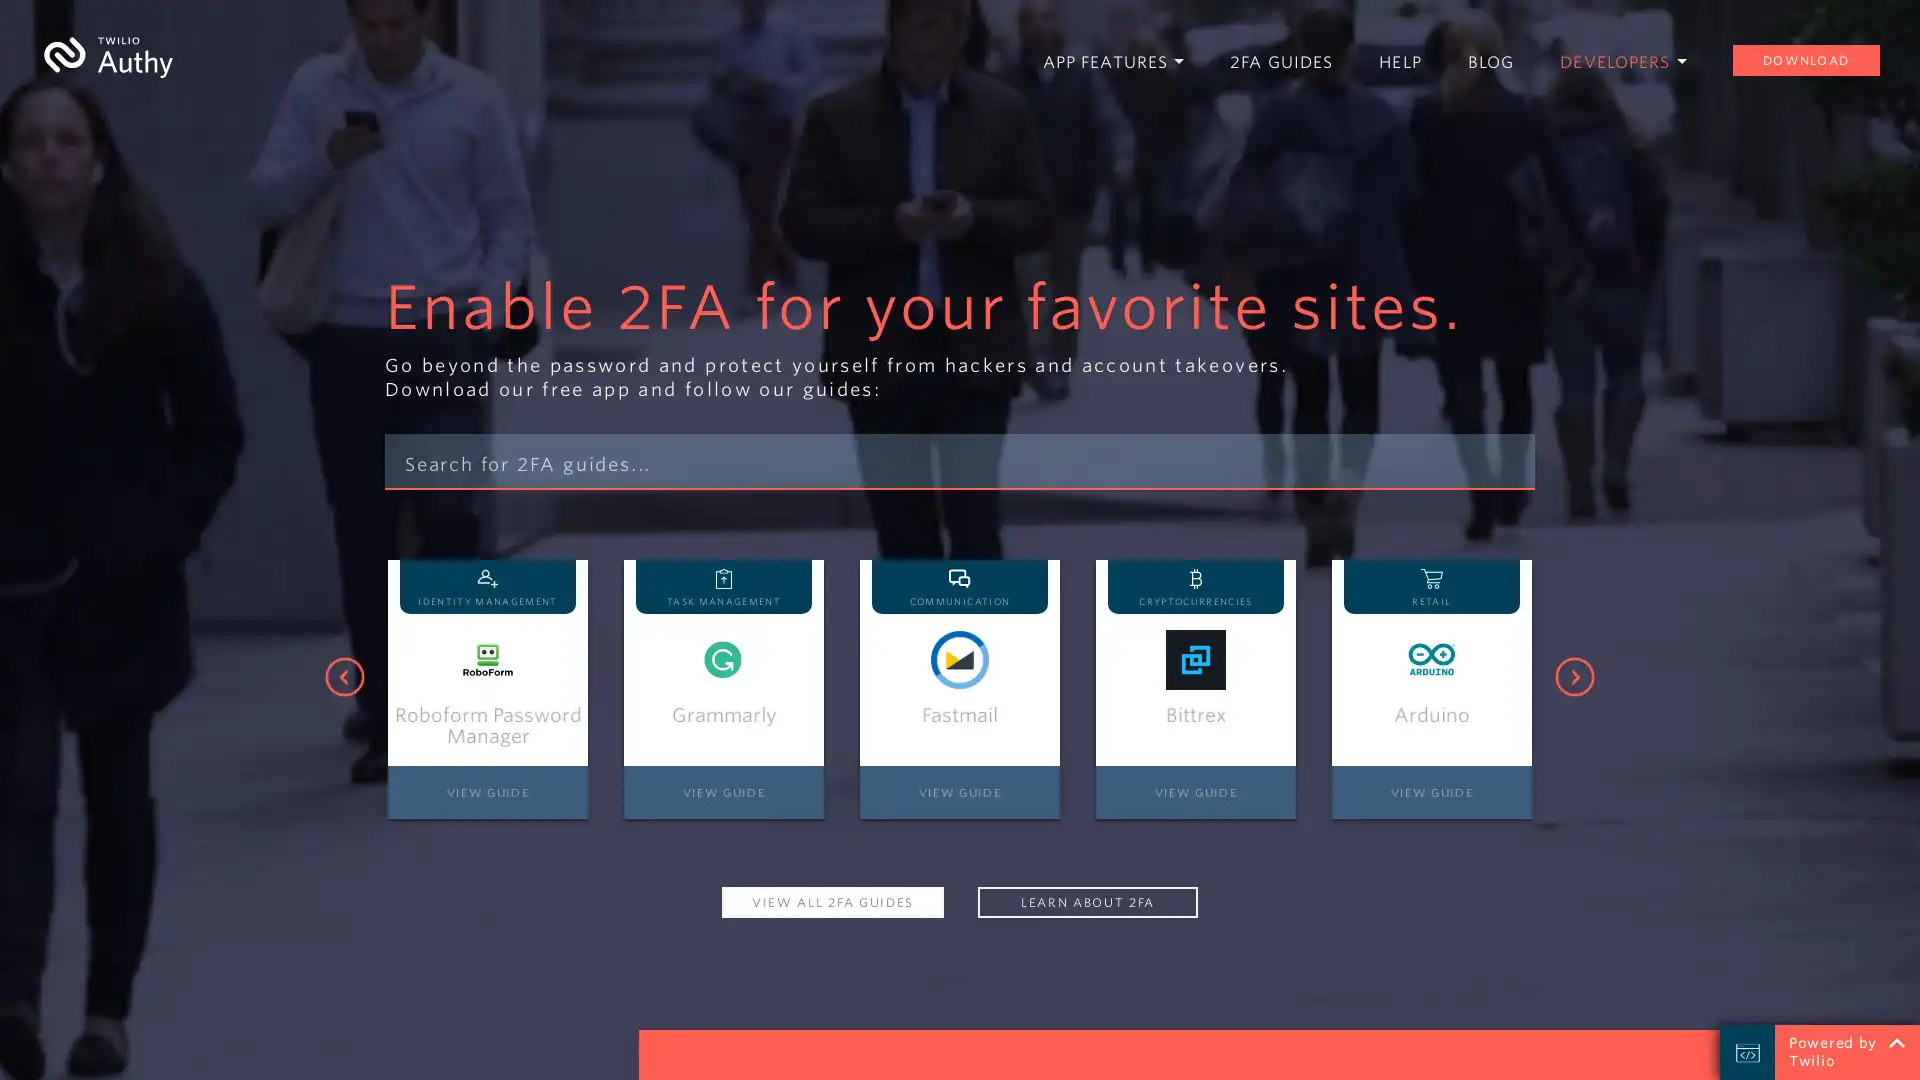 This screenshot has width=1920, height=1080. Describe the element at coordinates (1573, 676) in the screenshot. I see `Next` at that location.